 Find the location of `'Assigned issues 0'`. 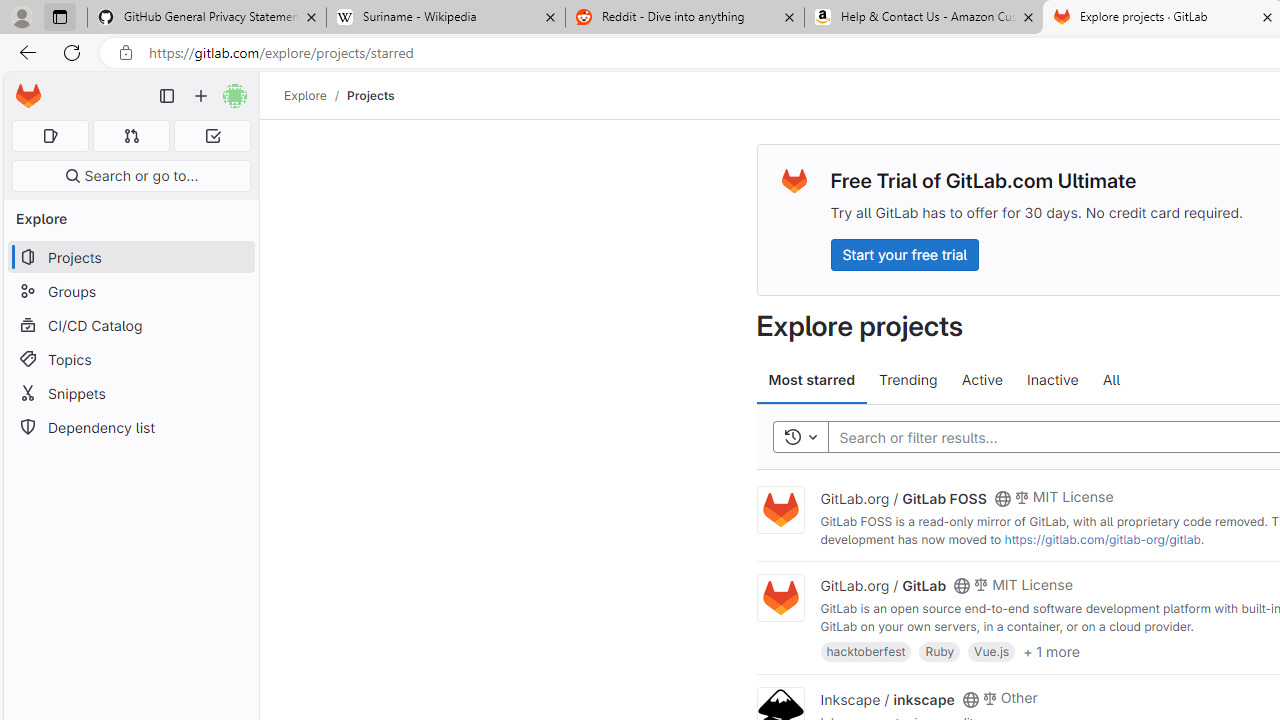

'Assigned issues 0' is located at coordinates (50, 135).